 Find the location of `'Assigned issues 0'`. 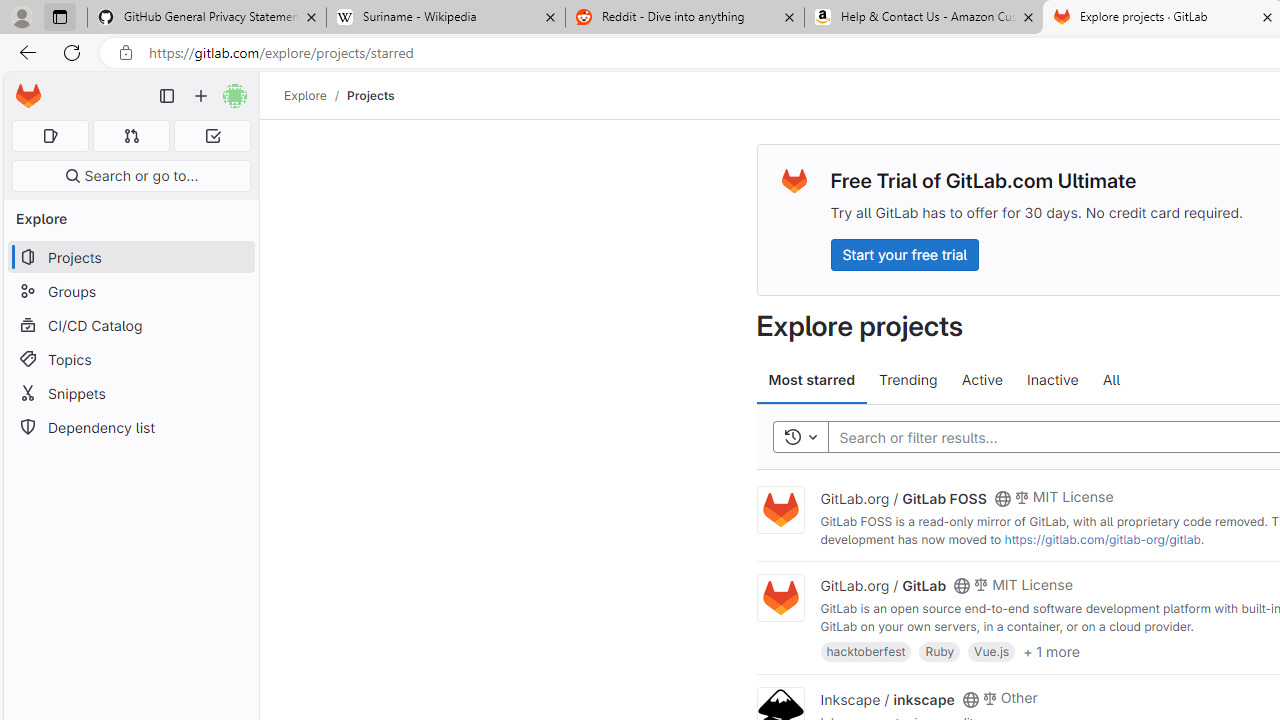

'Assigned issues 0' is located at coordinates (50, 135).